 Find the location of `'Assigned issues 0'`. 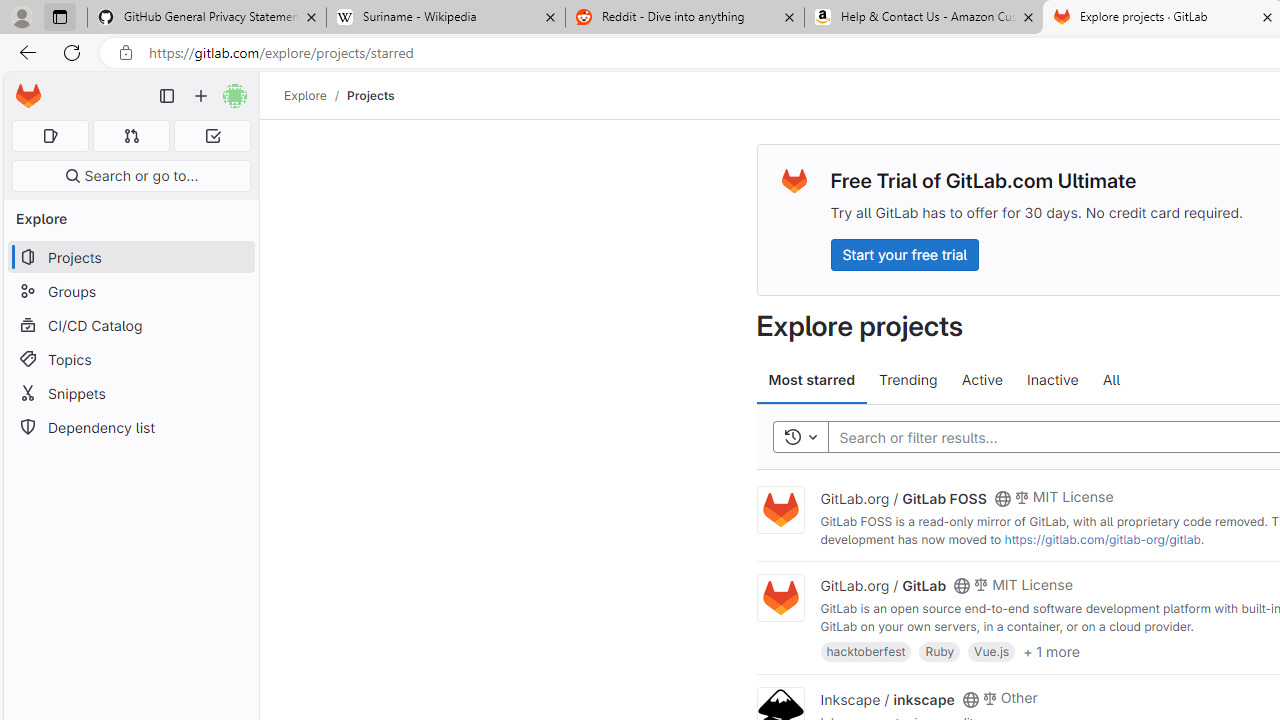

'Assigned issues 0' is located at coordinates (50, 135).